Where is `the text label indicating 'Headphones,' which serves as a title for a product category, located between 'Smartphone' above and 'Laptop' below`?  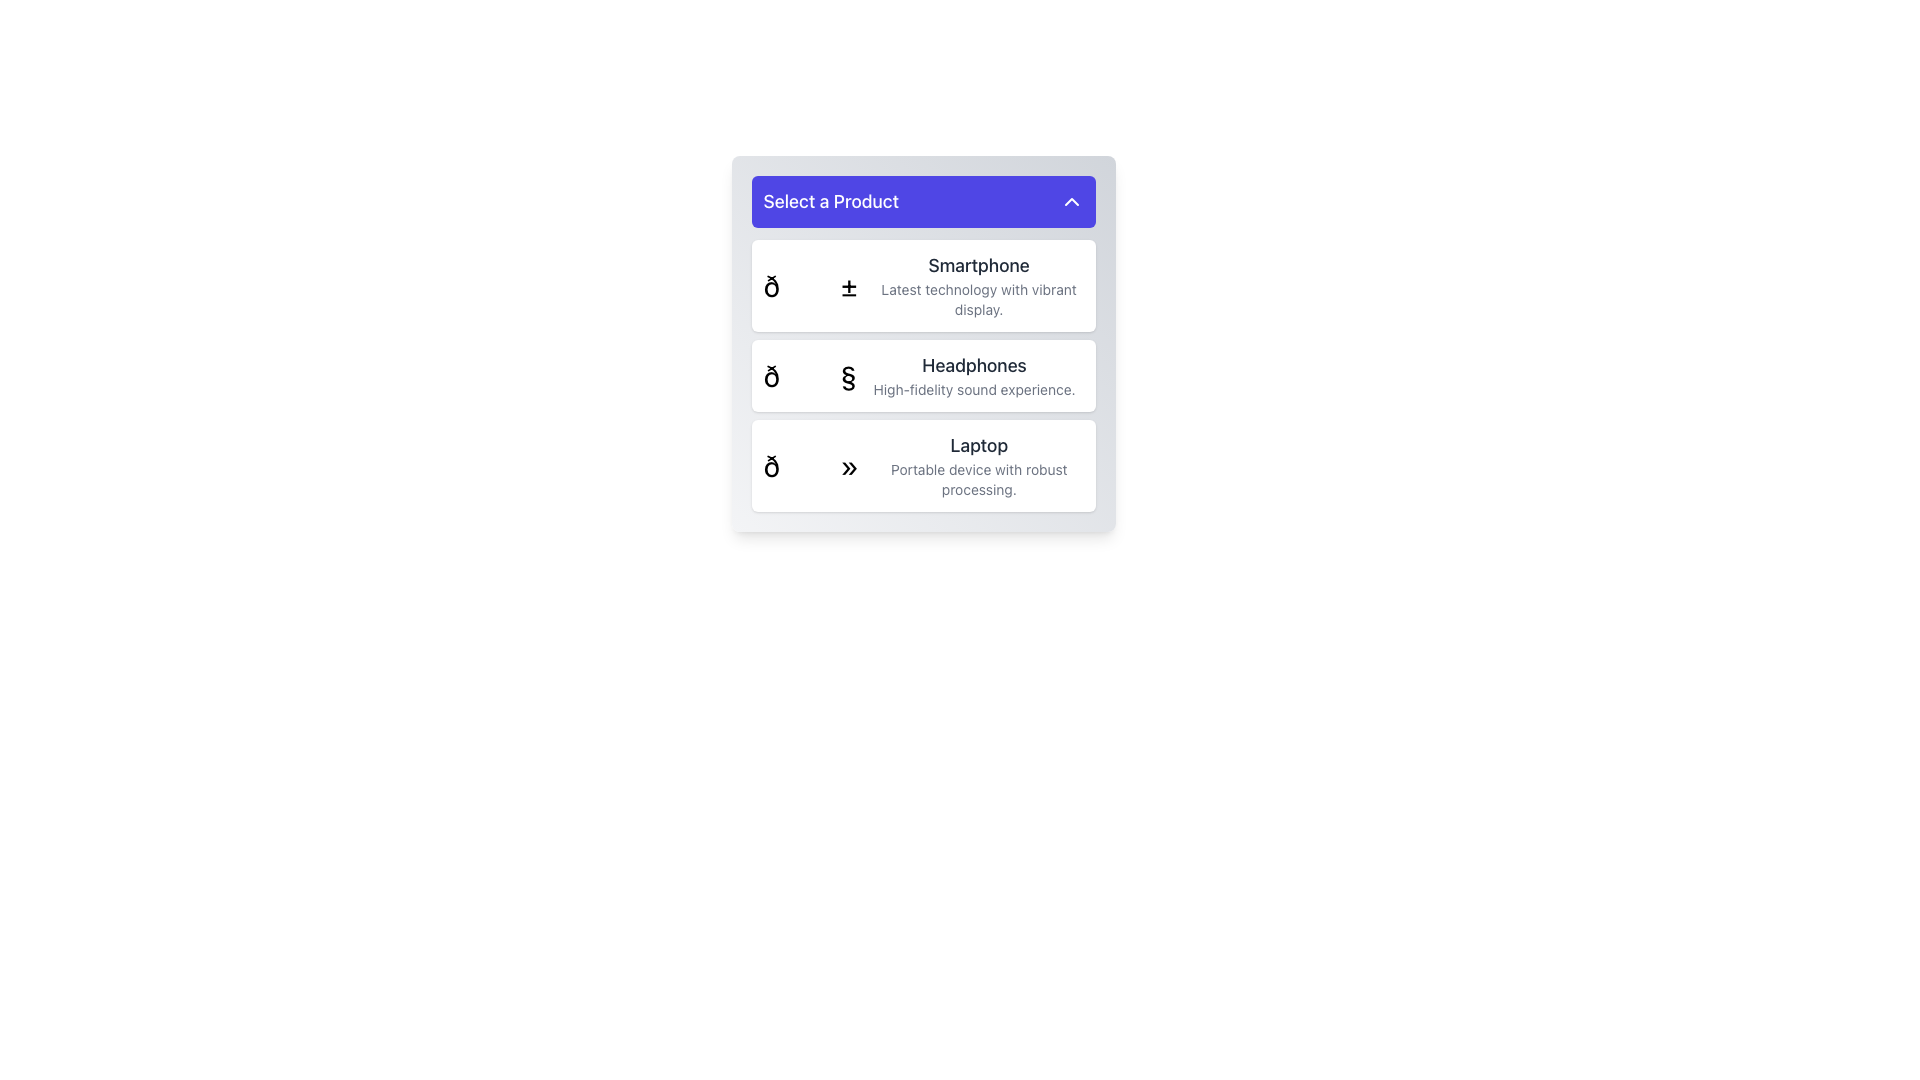 the text label indicating 'Headphones,' which serves as a title for a product category, located between 'Smartphone' above and 'Laptop' below is located at coordinates (974, 366).